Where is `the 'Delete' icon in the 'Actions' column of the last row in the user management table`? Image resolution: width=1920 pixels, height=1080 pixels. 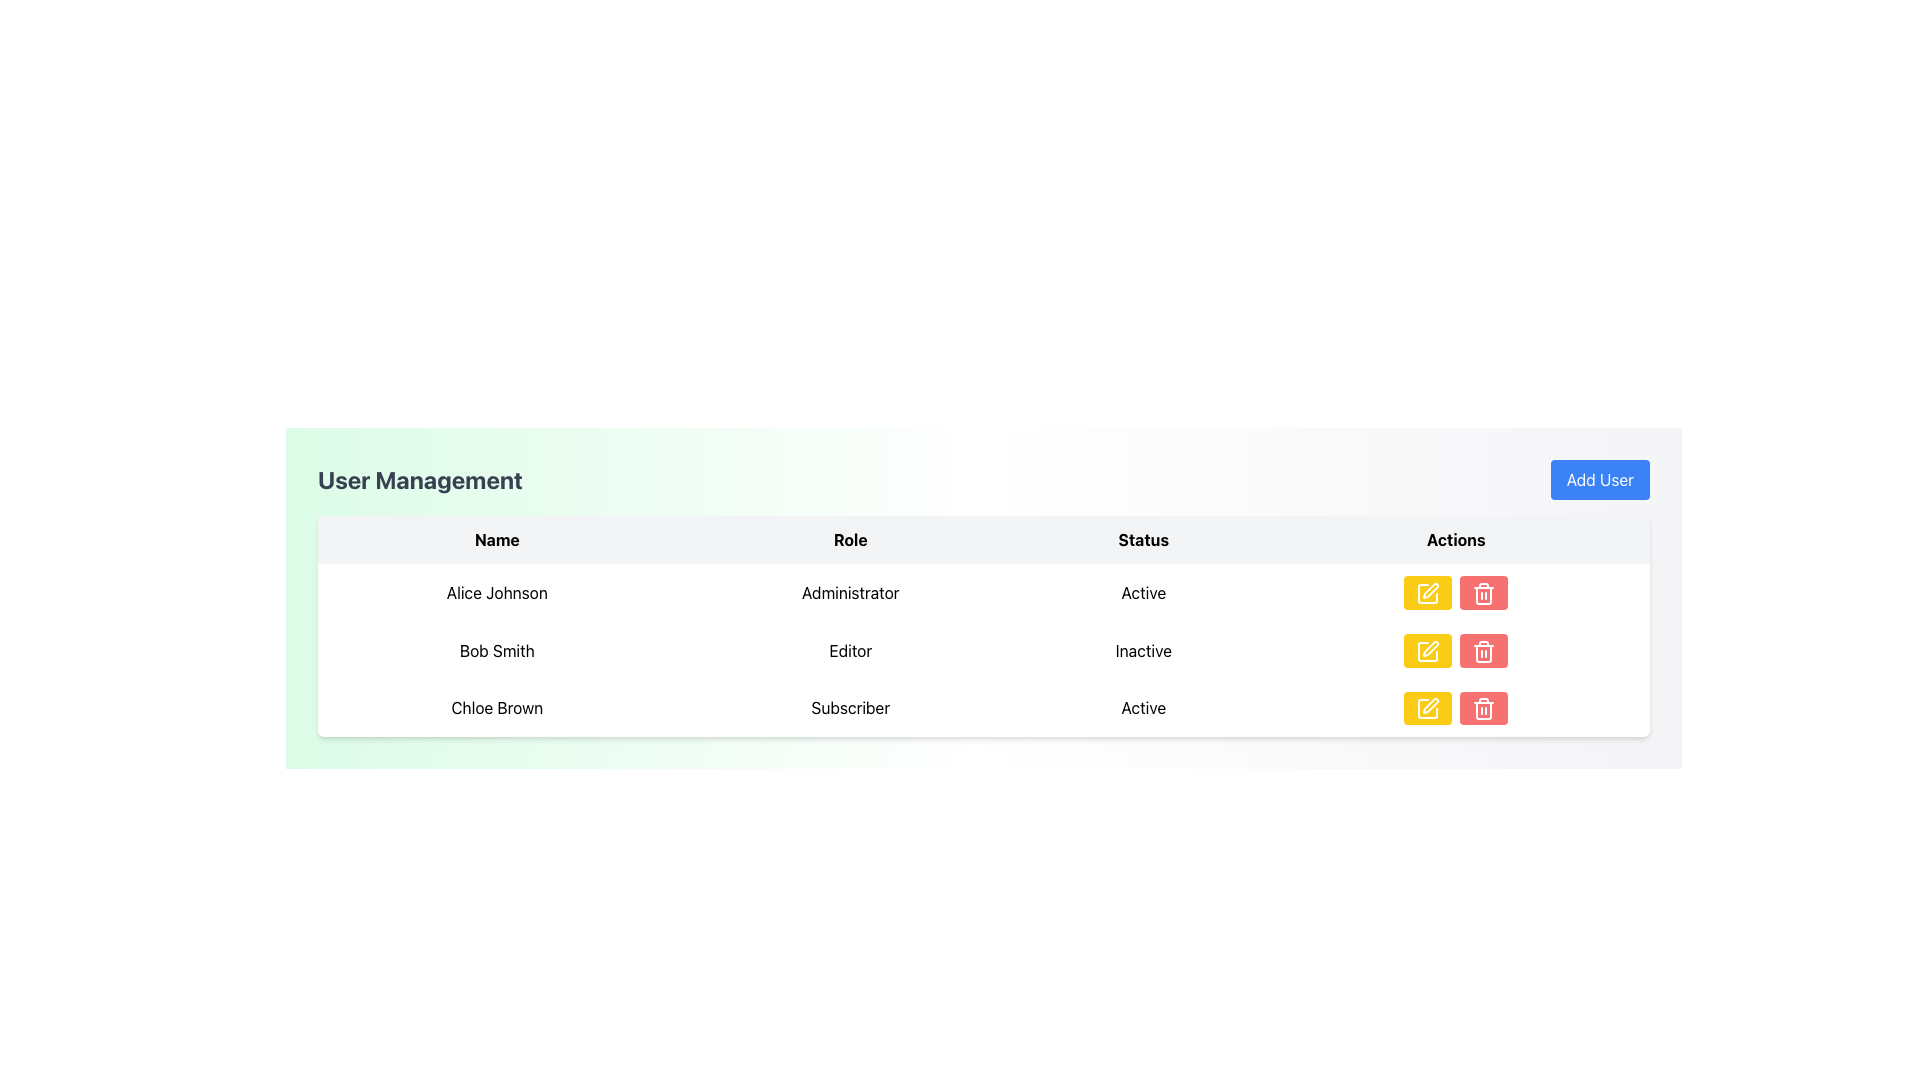
the 'Delete' icon in the 'Actions' column of the last row in the user management table is located at coordinates (1484, 710).